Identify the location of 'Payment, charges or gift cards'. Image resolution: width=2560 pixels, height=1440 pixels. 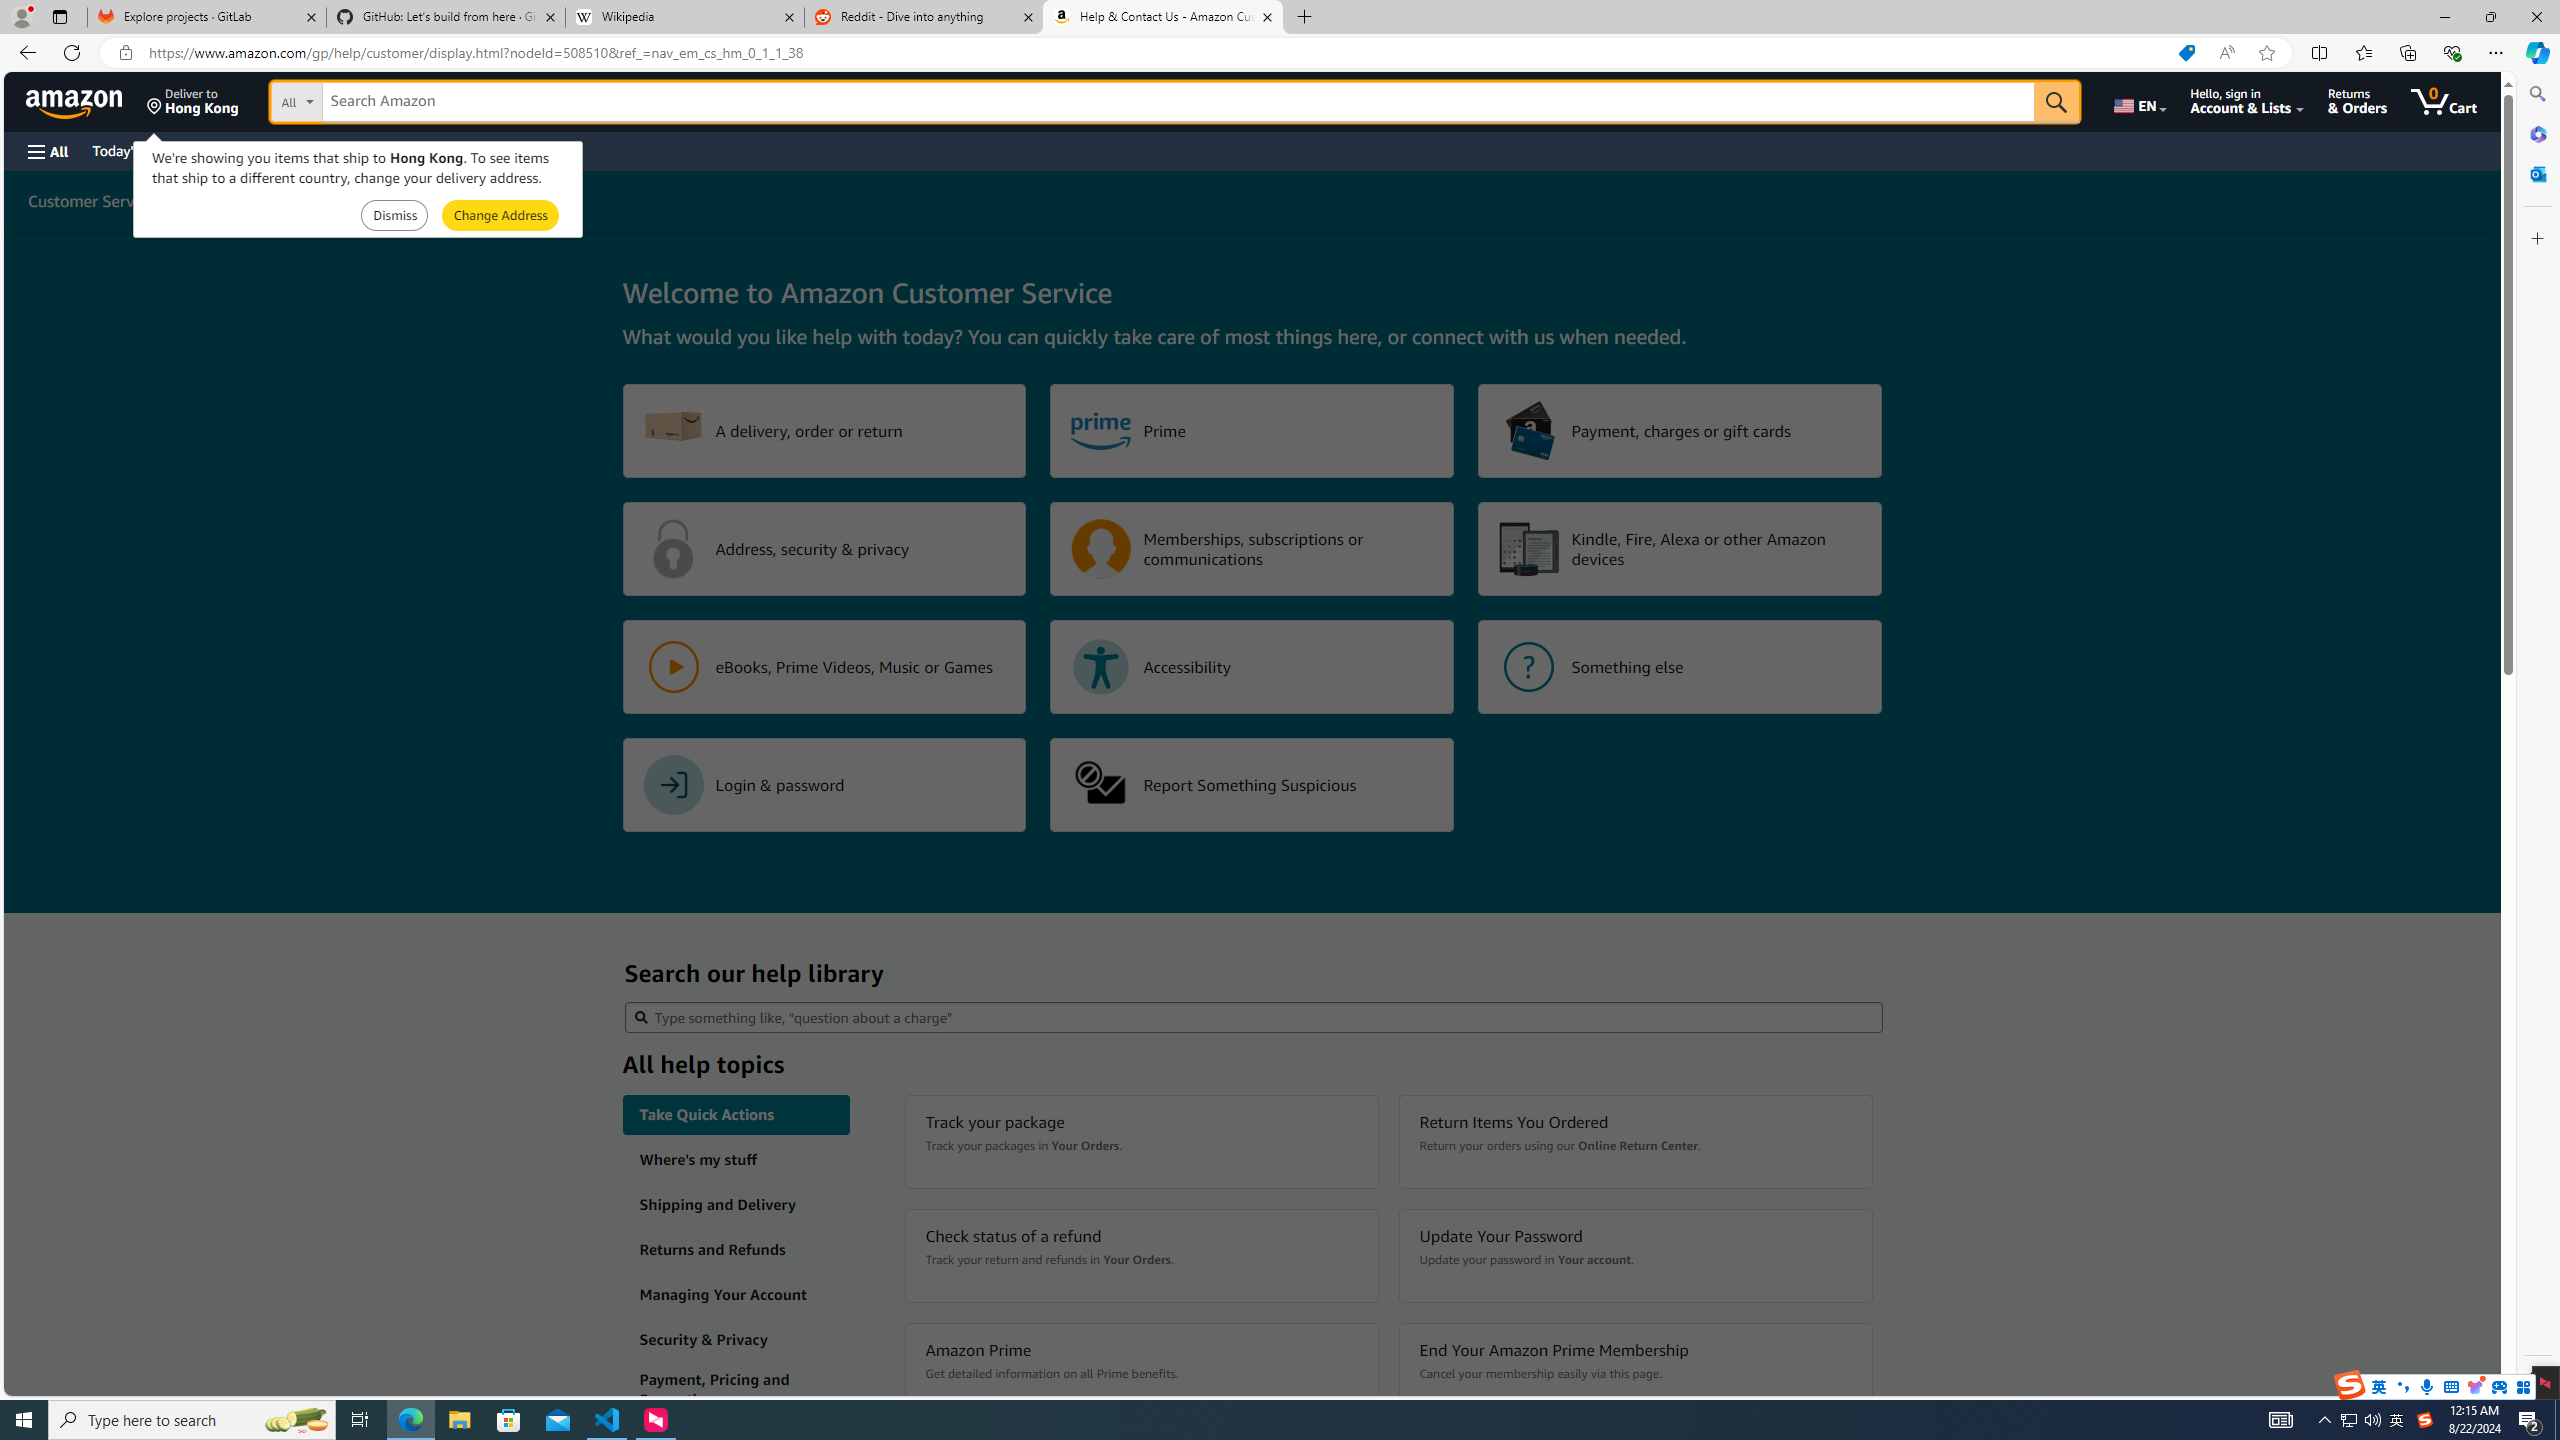
(1679, 430).